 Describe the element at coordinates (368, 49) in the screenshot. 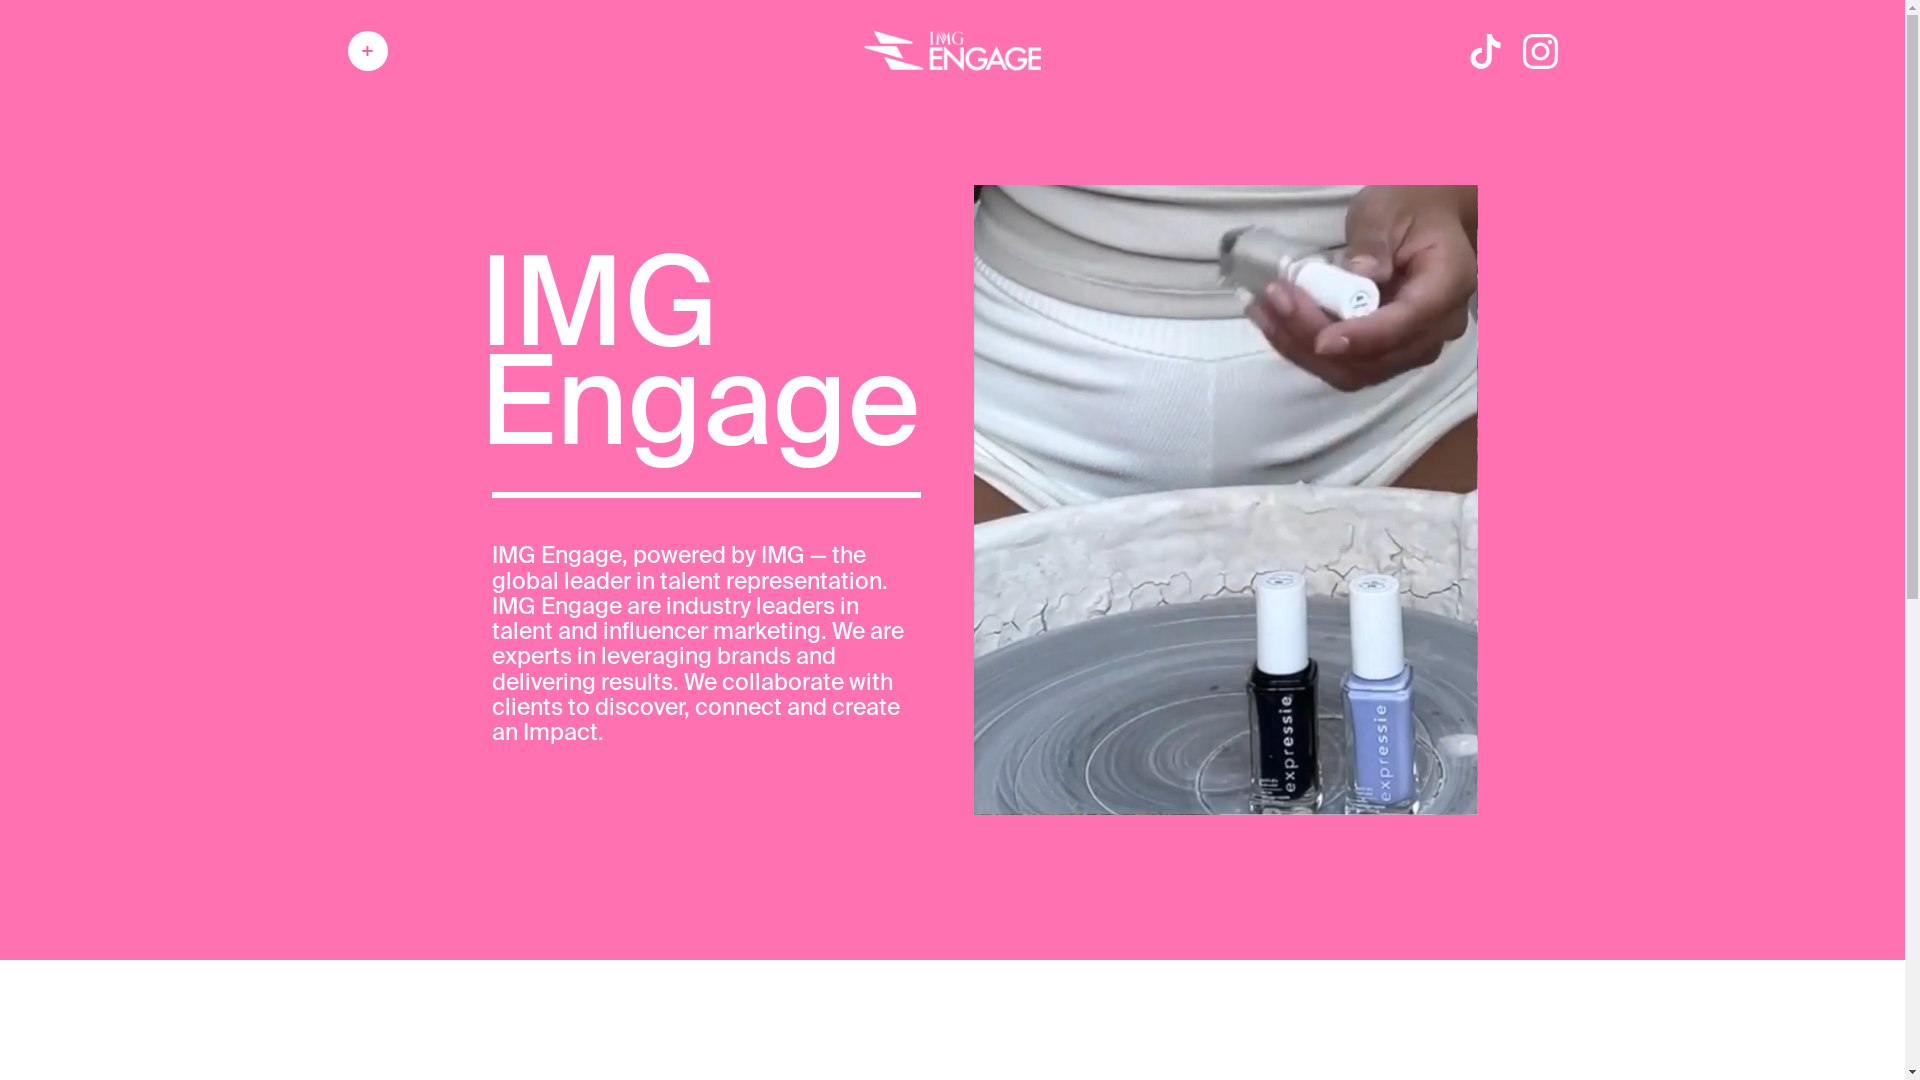

I see `'+'` at that location.